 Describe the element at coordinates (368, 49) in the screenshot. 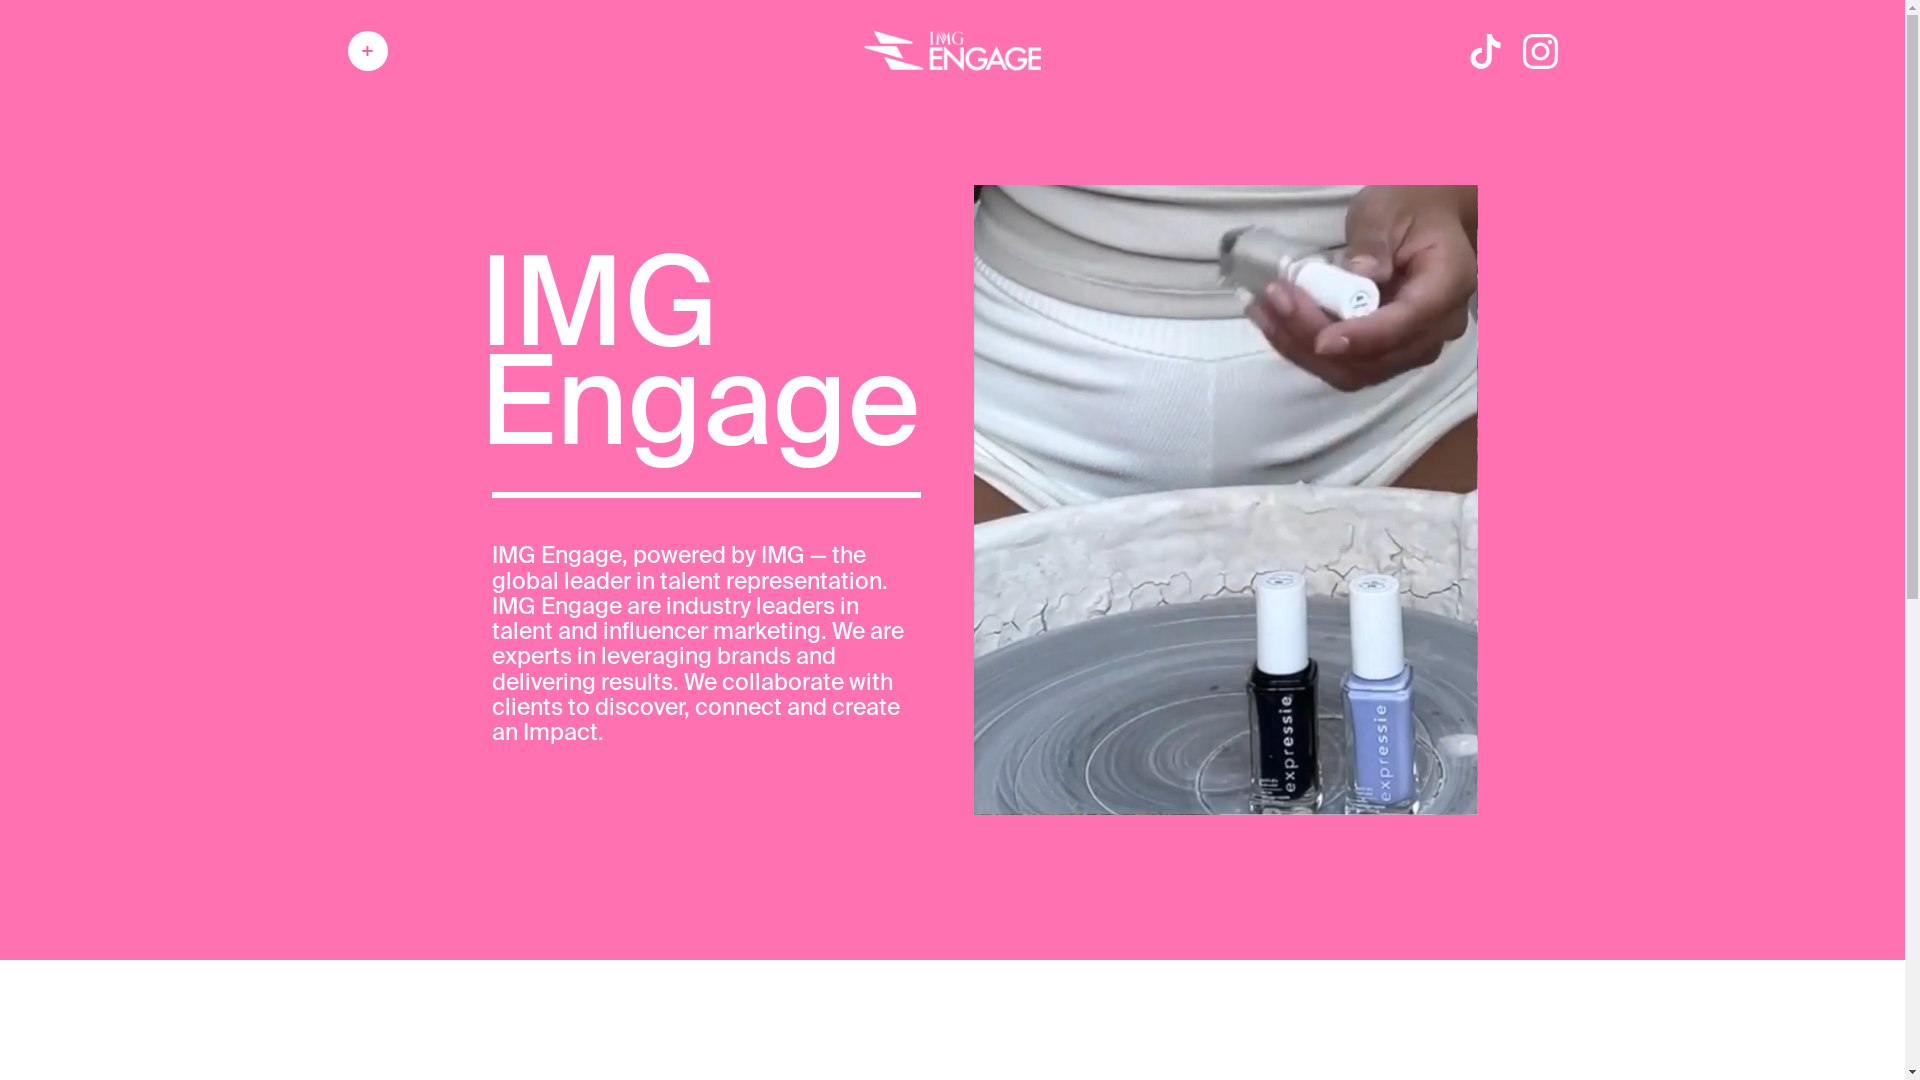

I see `'+'` at that location.